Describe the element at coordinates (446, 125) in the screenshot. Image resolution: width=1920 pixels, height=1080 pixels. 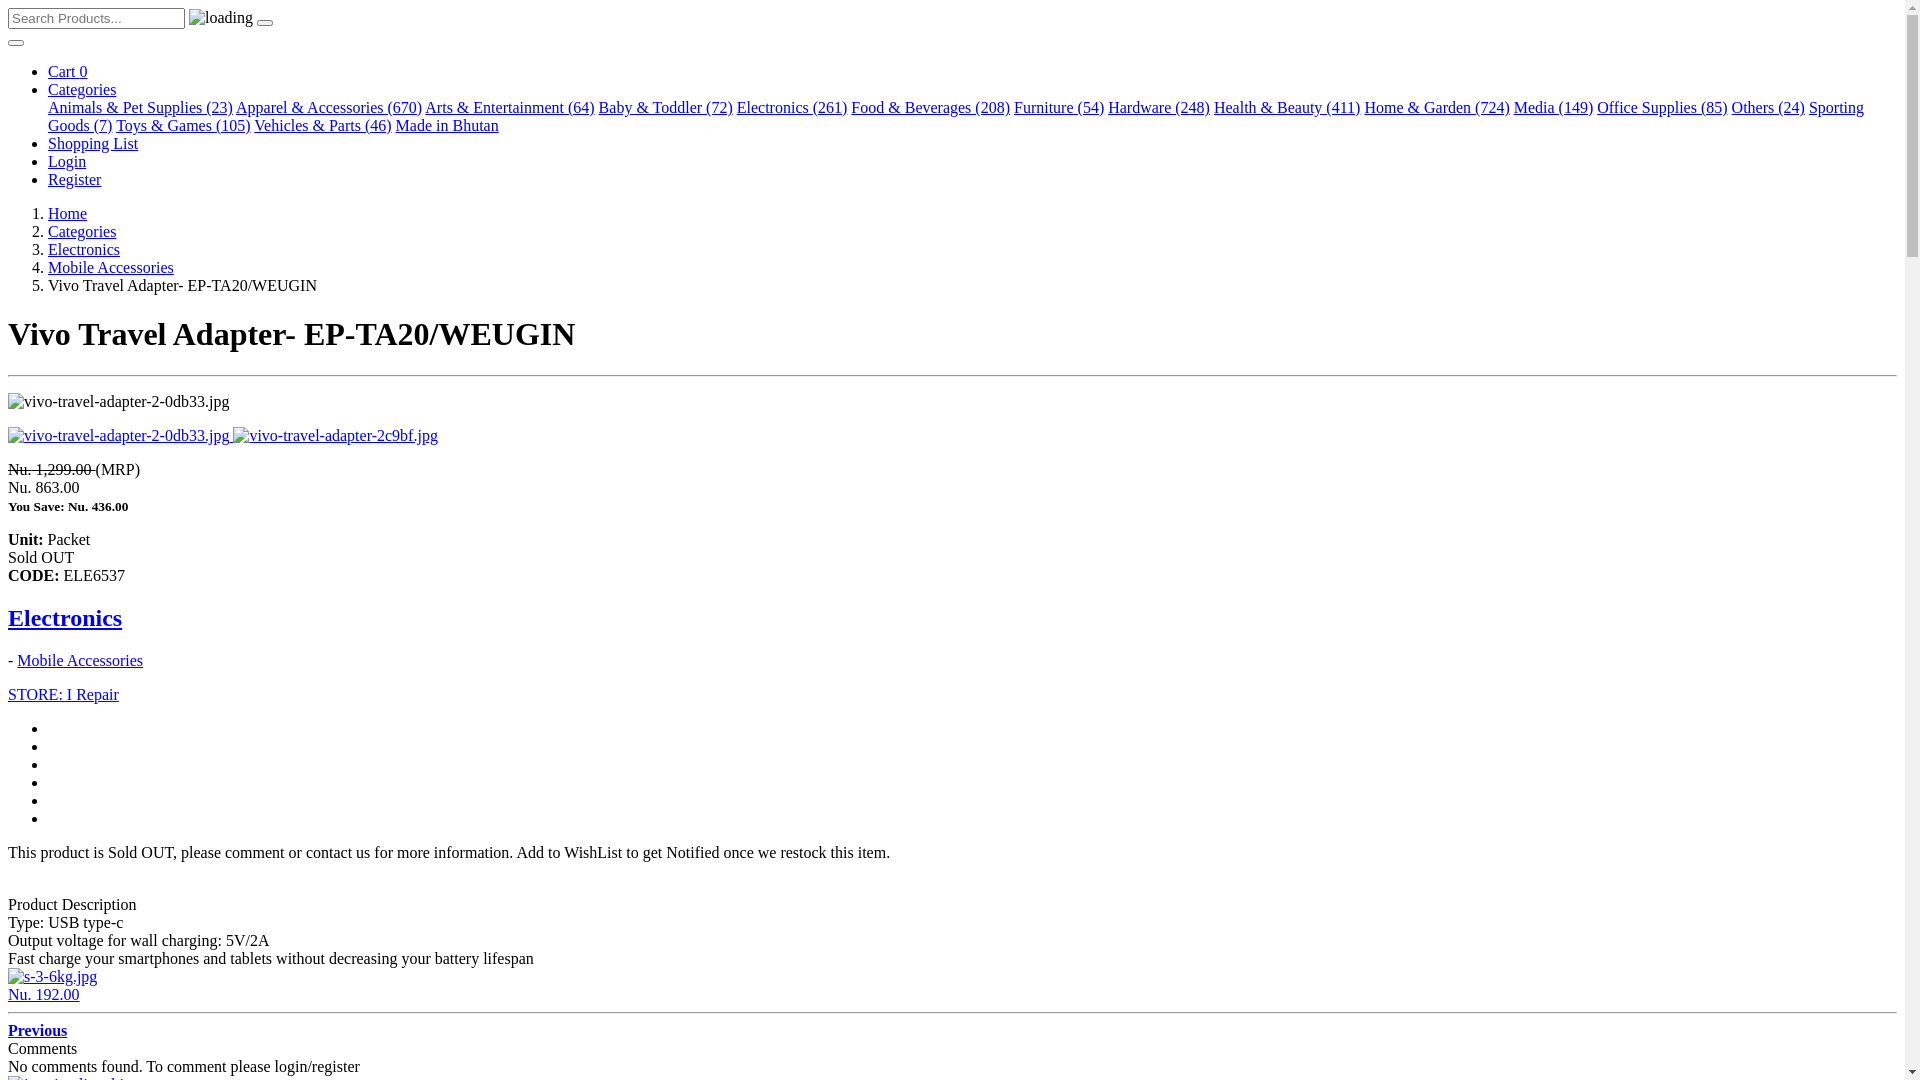
I see `'Made in Bhutan'` at that location.